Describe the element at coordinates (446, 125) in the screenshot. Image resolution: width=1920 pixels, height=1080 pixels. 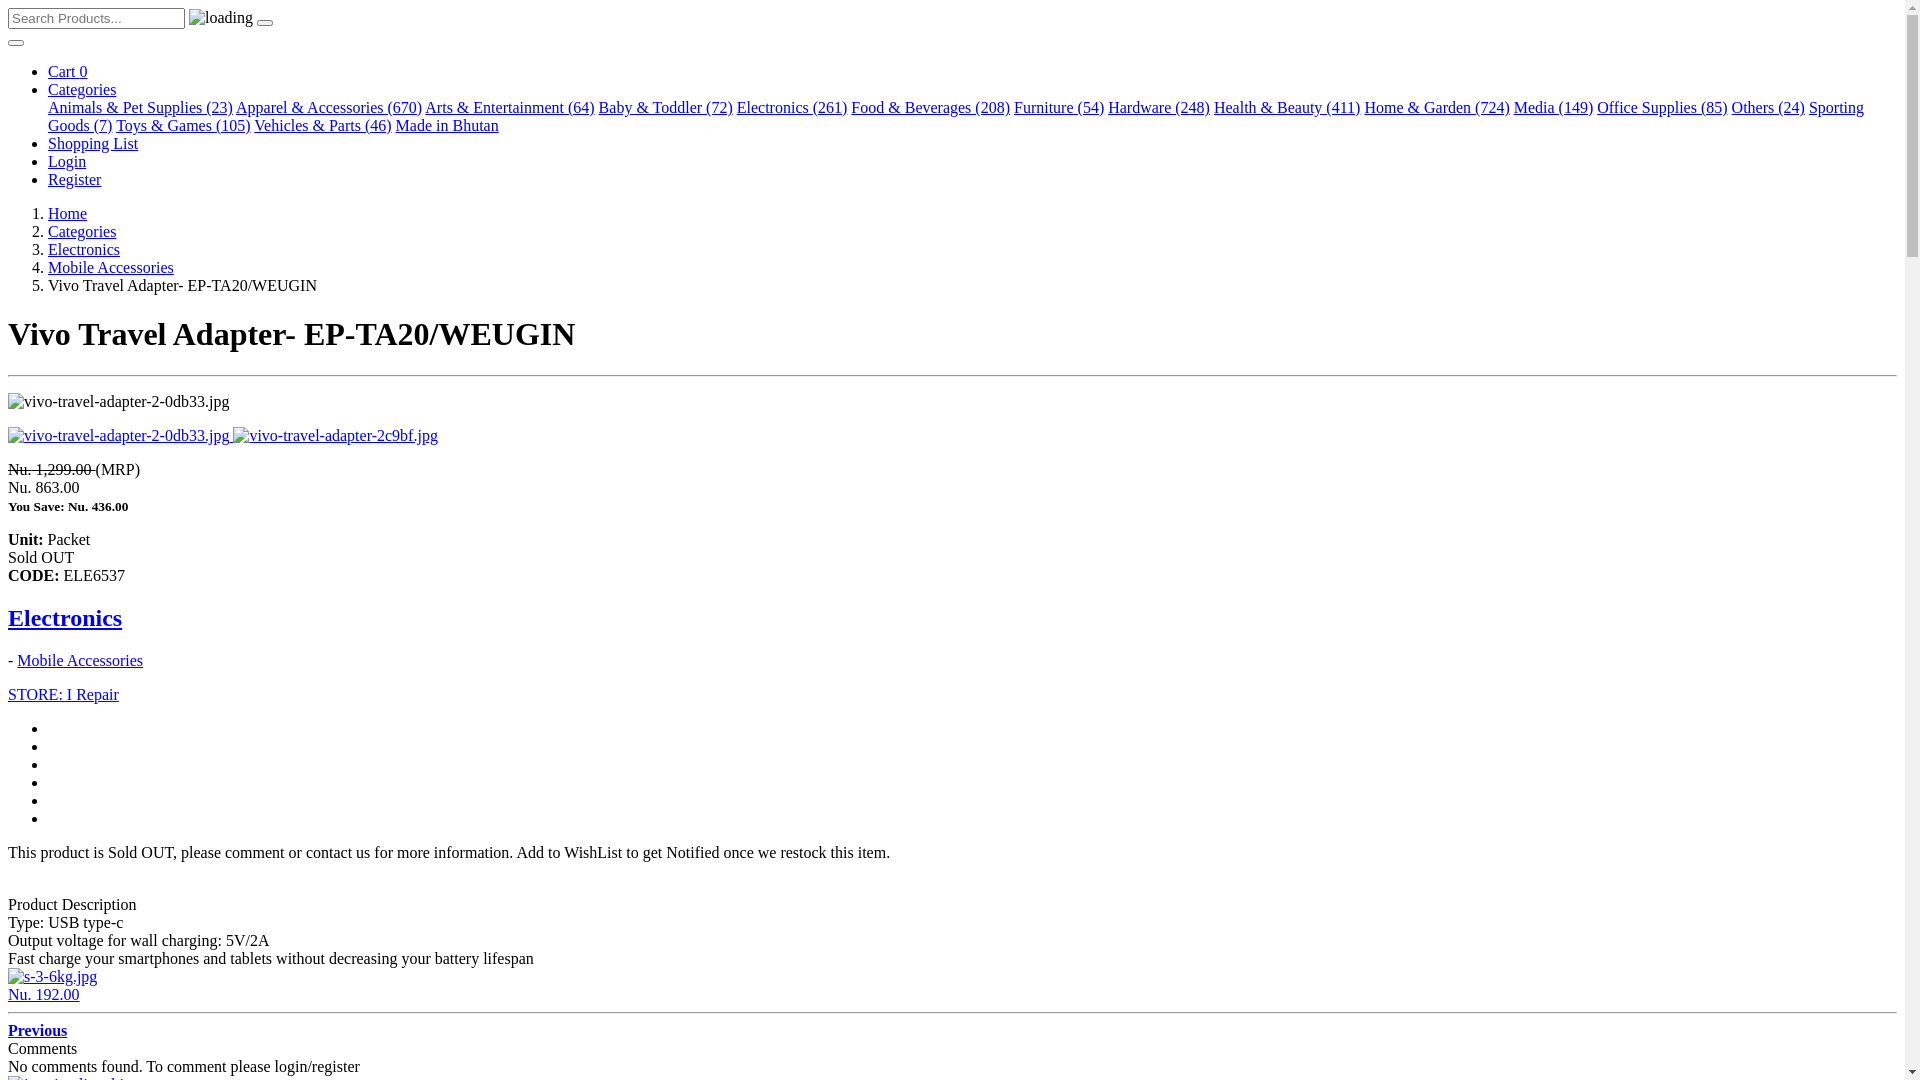
I see `'Made in Bhutan'` at that location.